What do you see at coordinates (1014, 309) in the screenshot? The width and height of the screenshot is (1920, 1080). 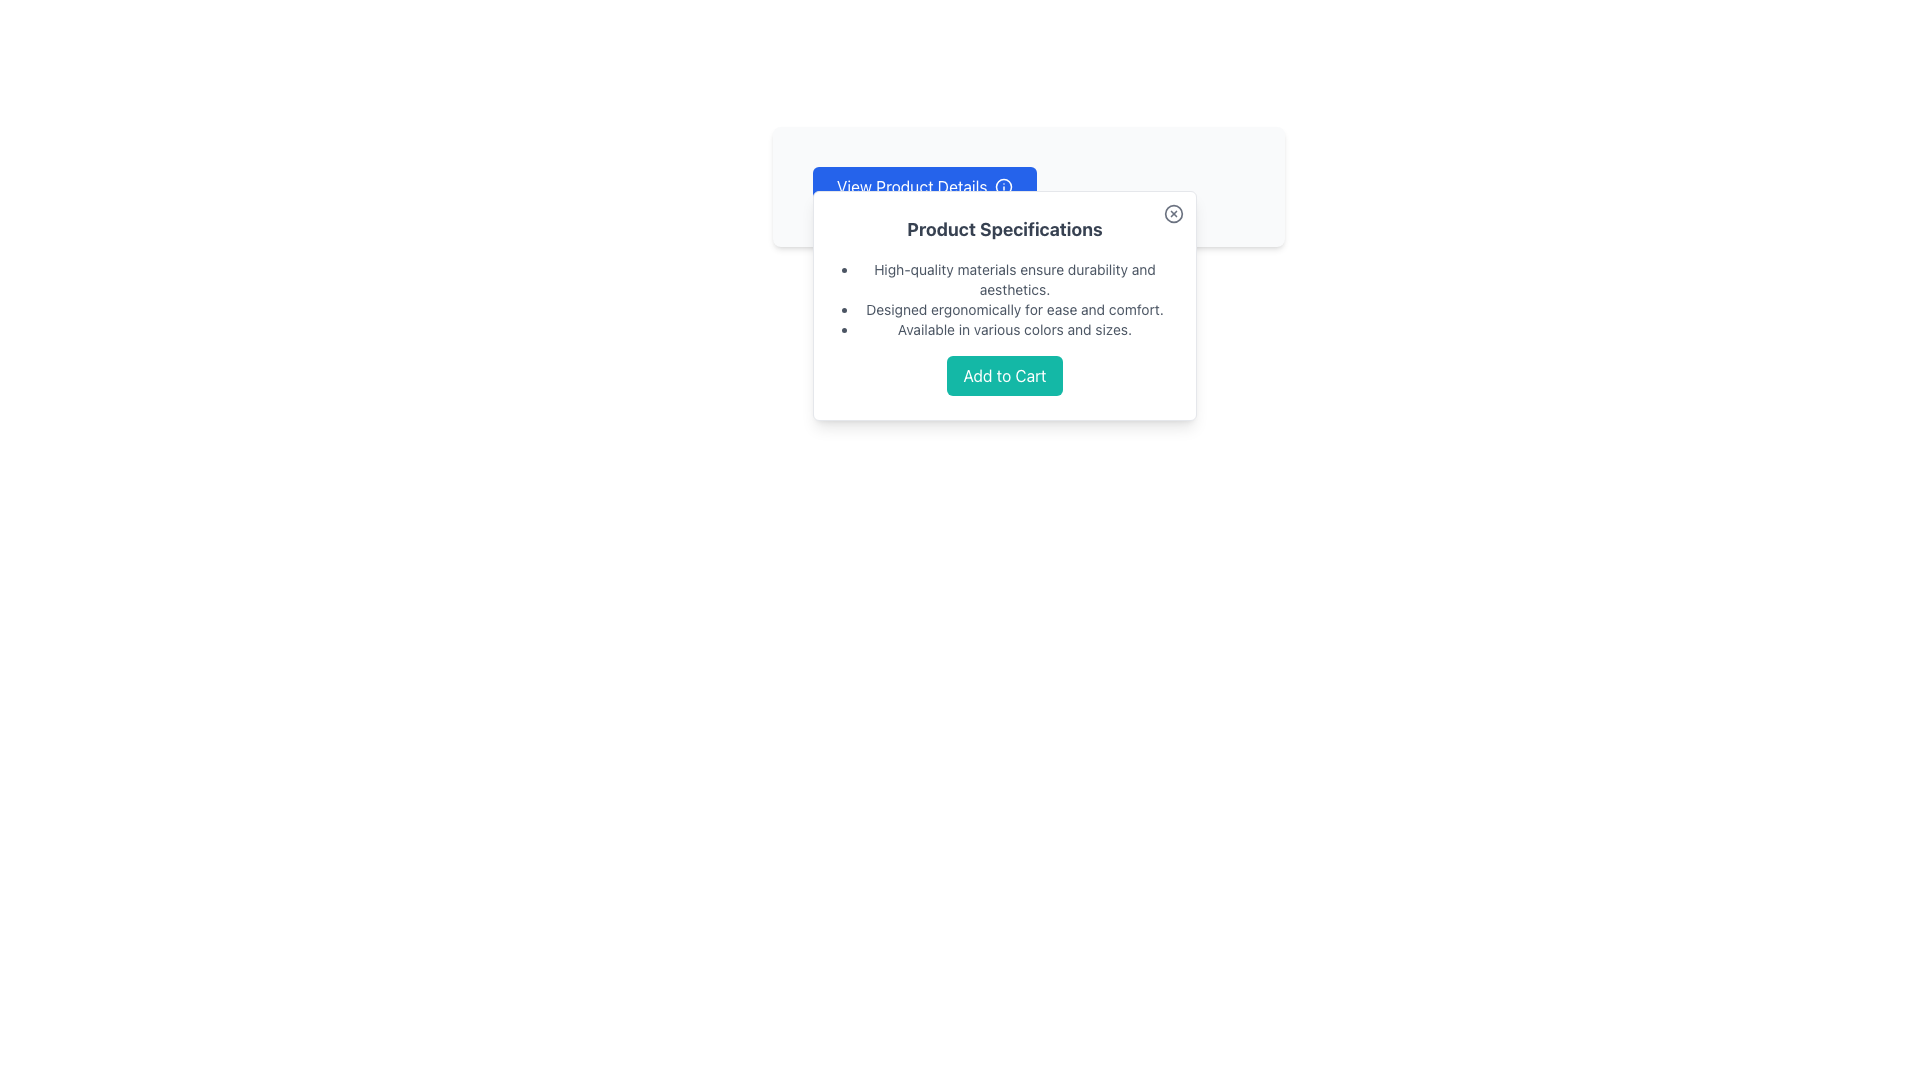 I see `the text element reading 'Designed ergonomically for ease and comfort.' which is the second item in a bulleted list within the modal dialog box labeled 'Product Specifications'` at bounding box center [1014, 309].